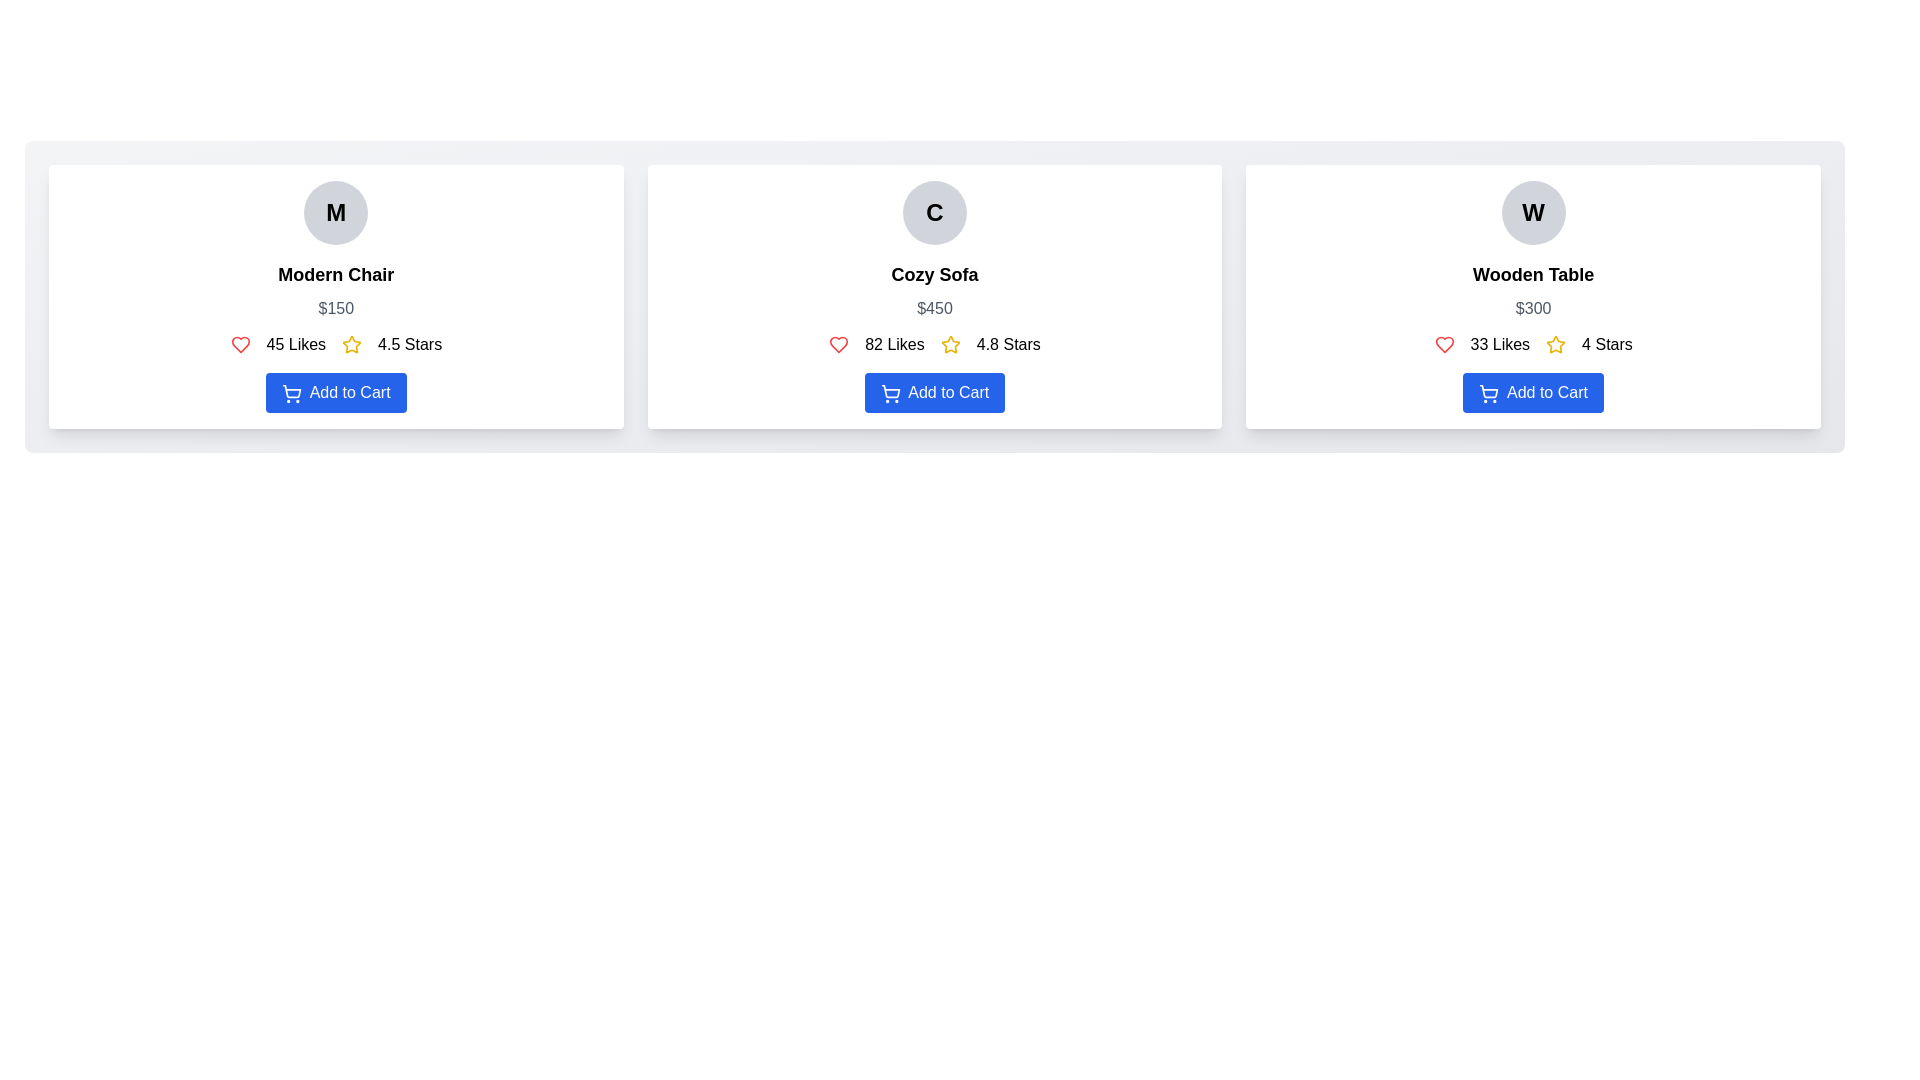  Describe the element at coordinates (336, 212) in the screenshot. I see `the static icon representing the 'Modern Chair' product, located at the top-center of the product card above the text heading 'Modern Chair'` at that location.